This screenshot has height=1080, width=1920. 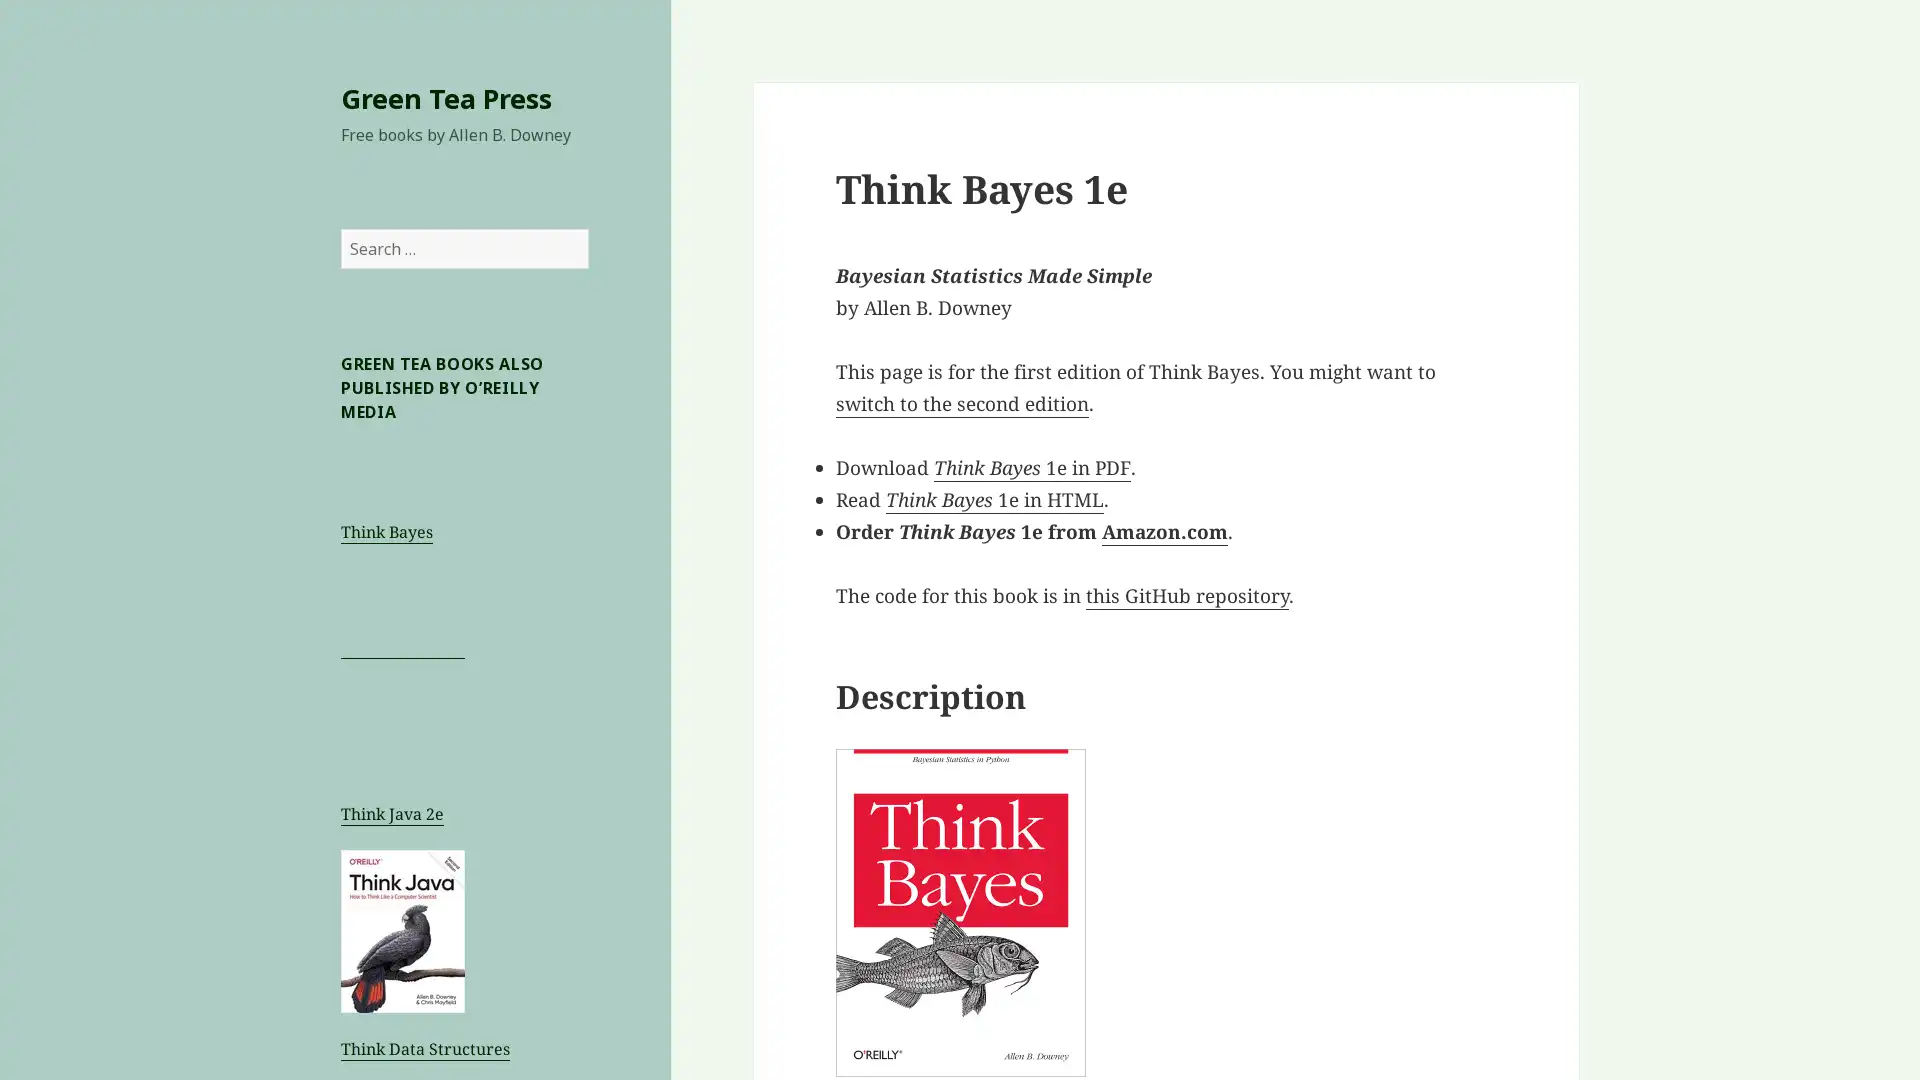 I want to click on Search, so click(x=587, y=228).